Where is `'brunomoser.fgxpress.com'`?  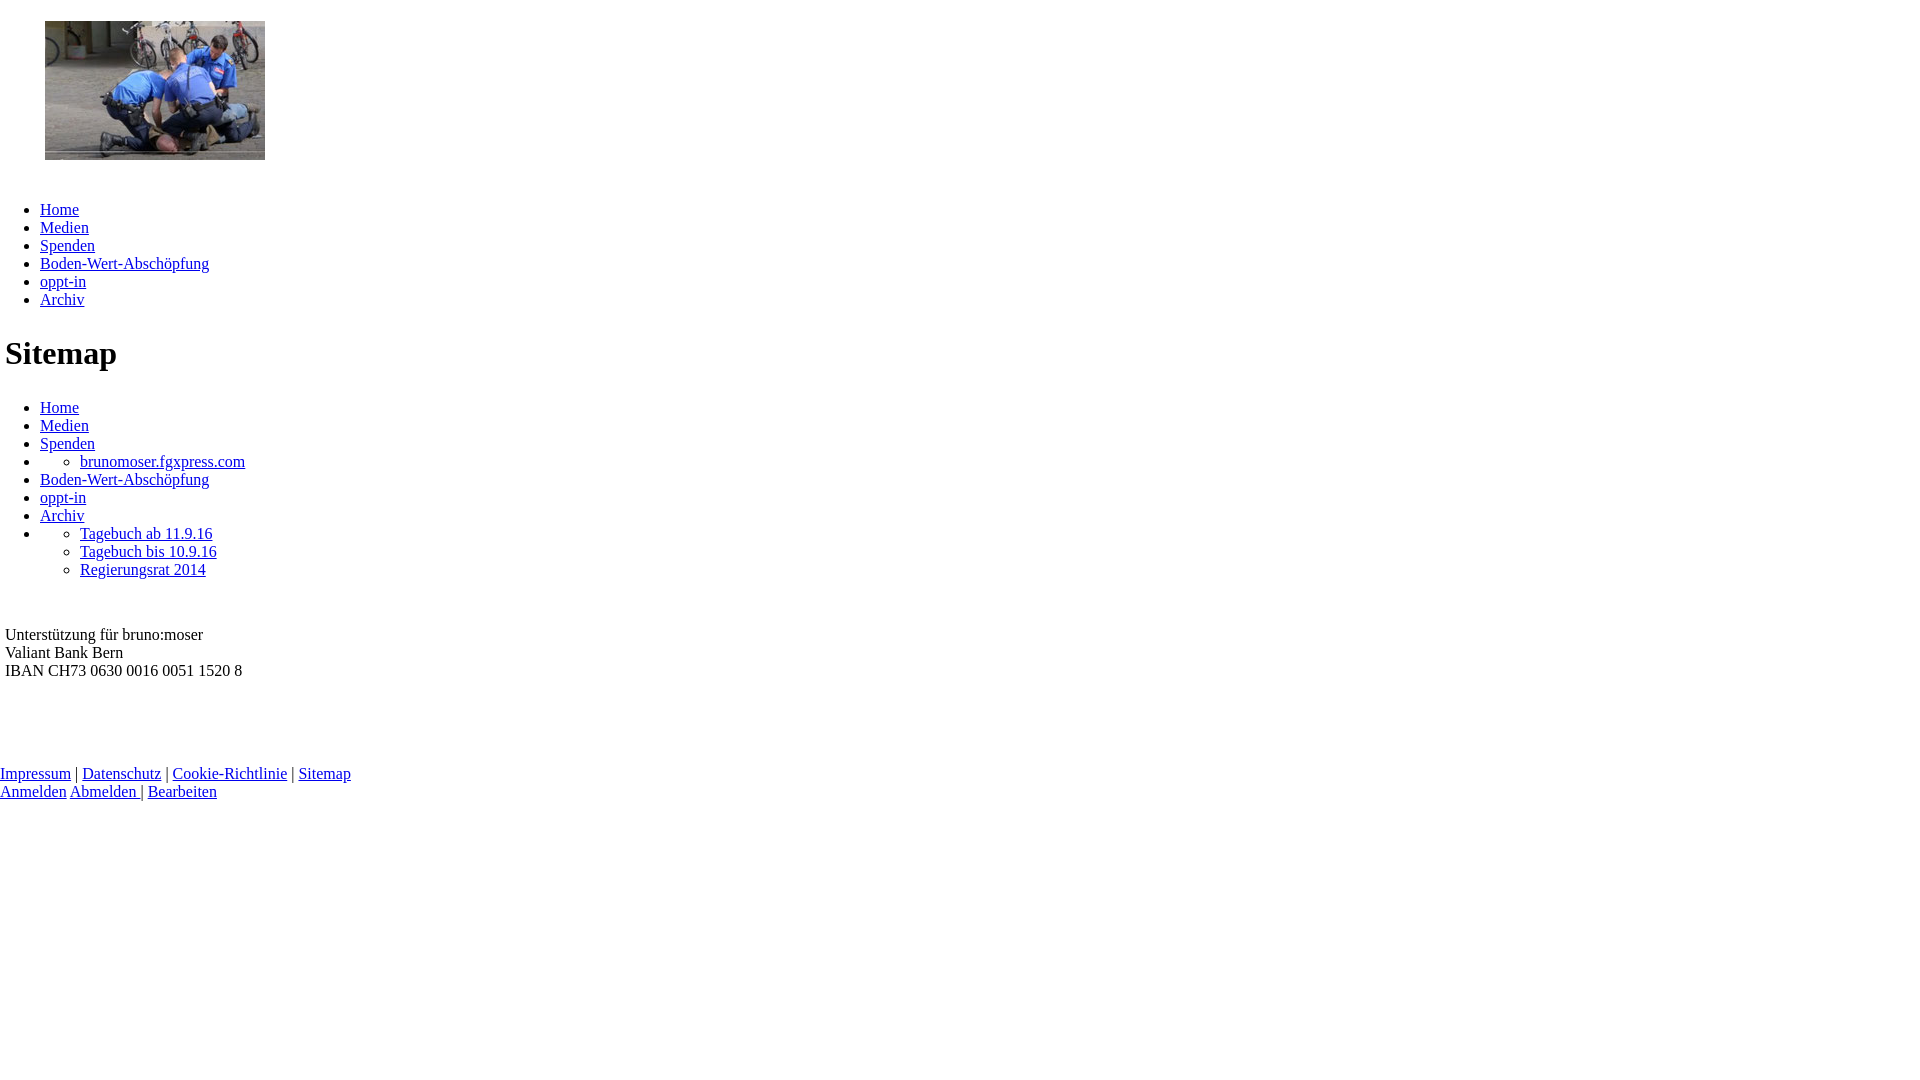 'brunomoser.fgxpress.com' is located at coordinates (162, 461).